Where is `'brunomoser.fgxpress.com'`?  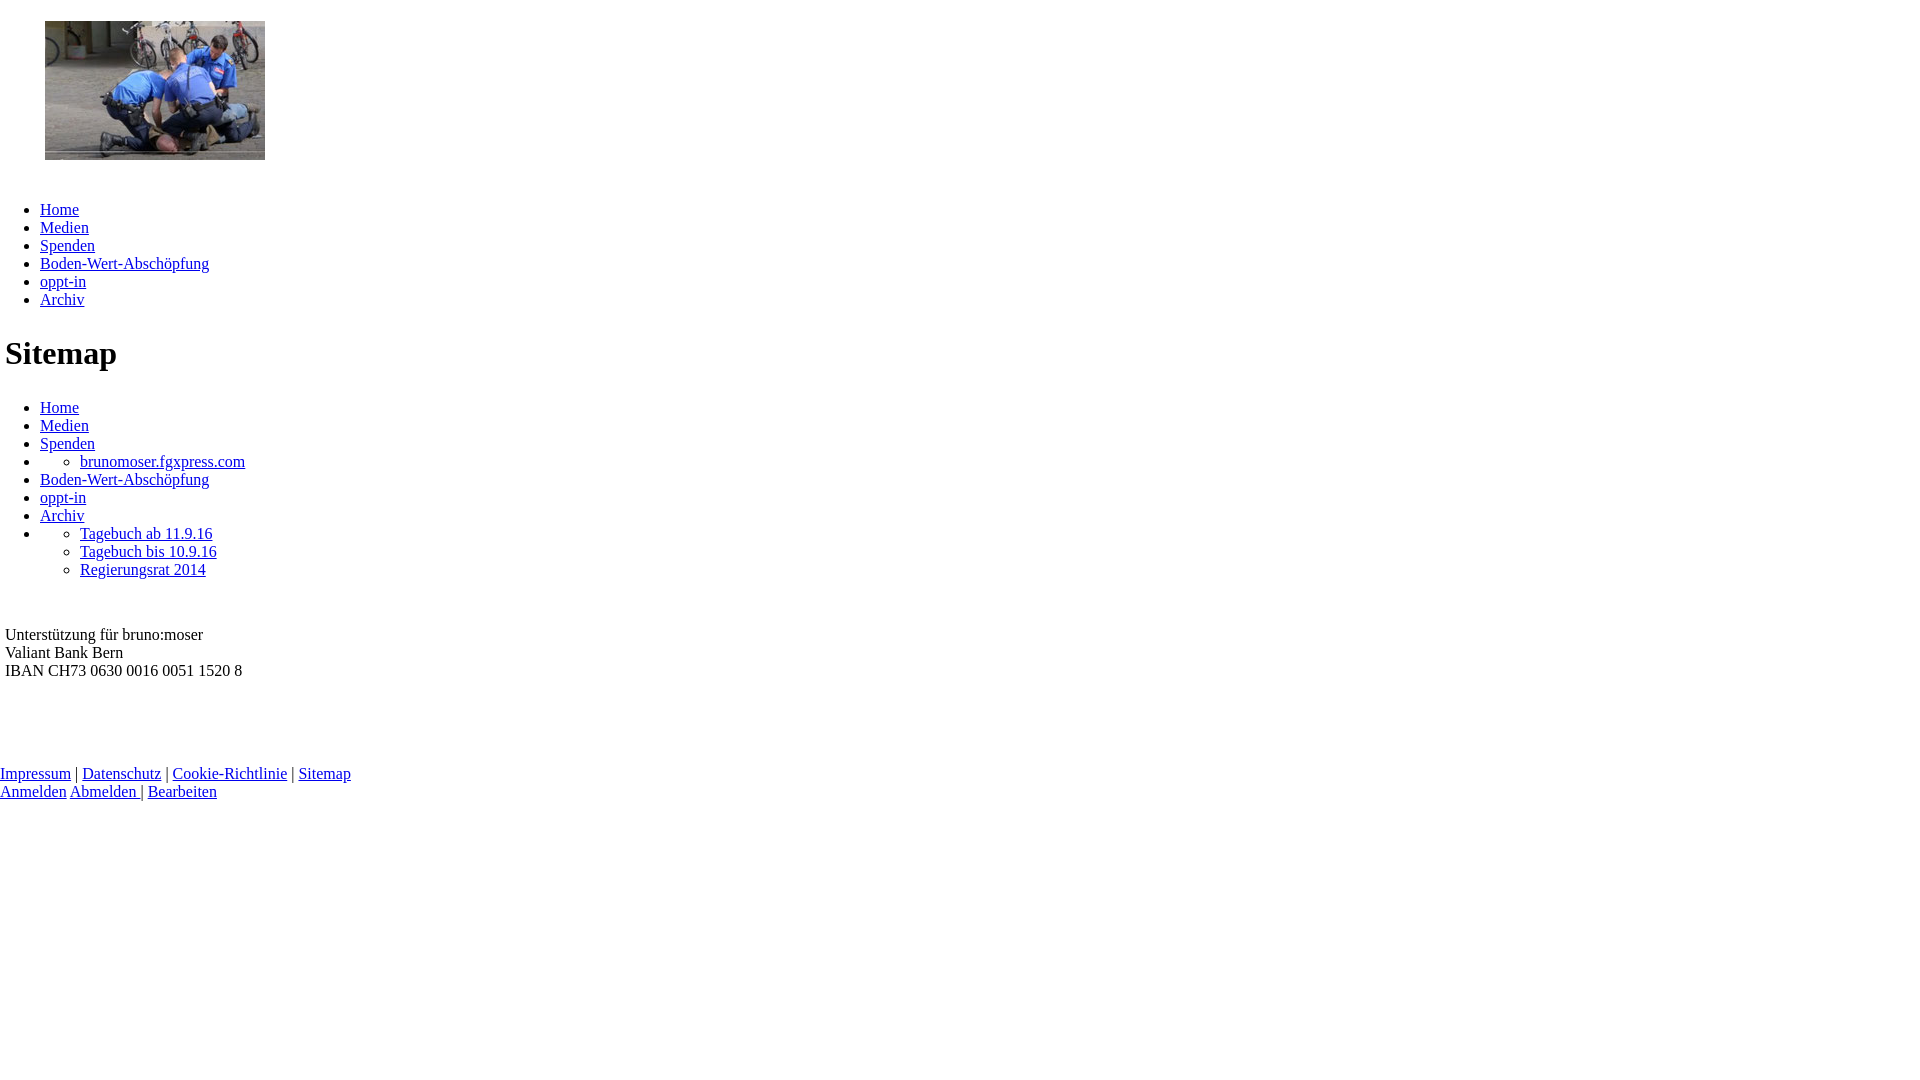 'brunomoser.fgxpress.com' is located at coordinates (162, 461).